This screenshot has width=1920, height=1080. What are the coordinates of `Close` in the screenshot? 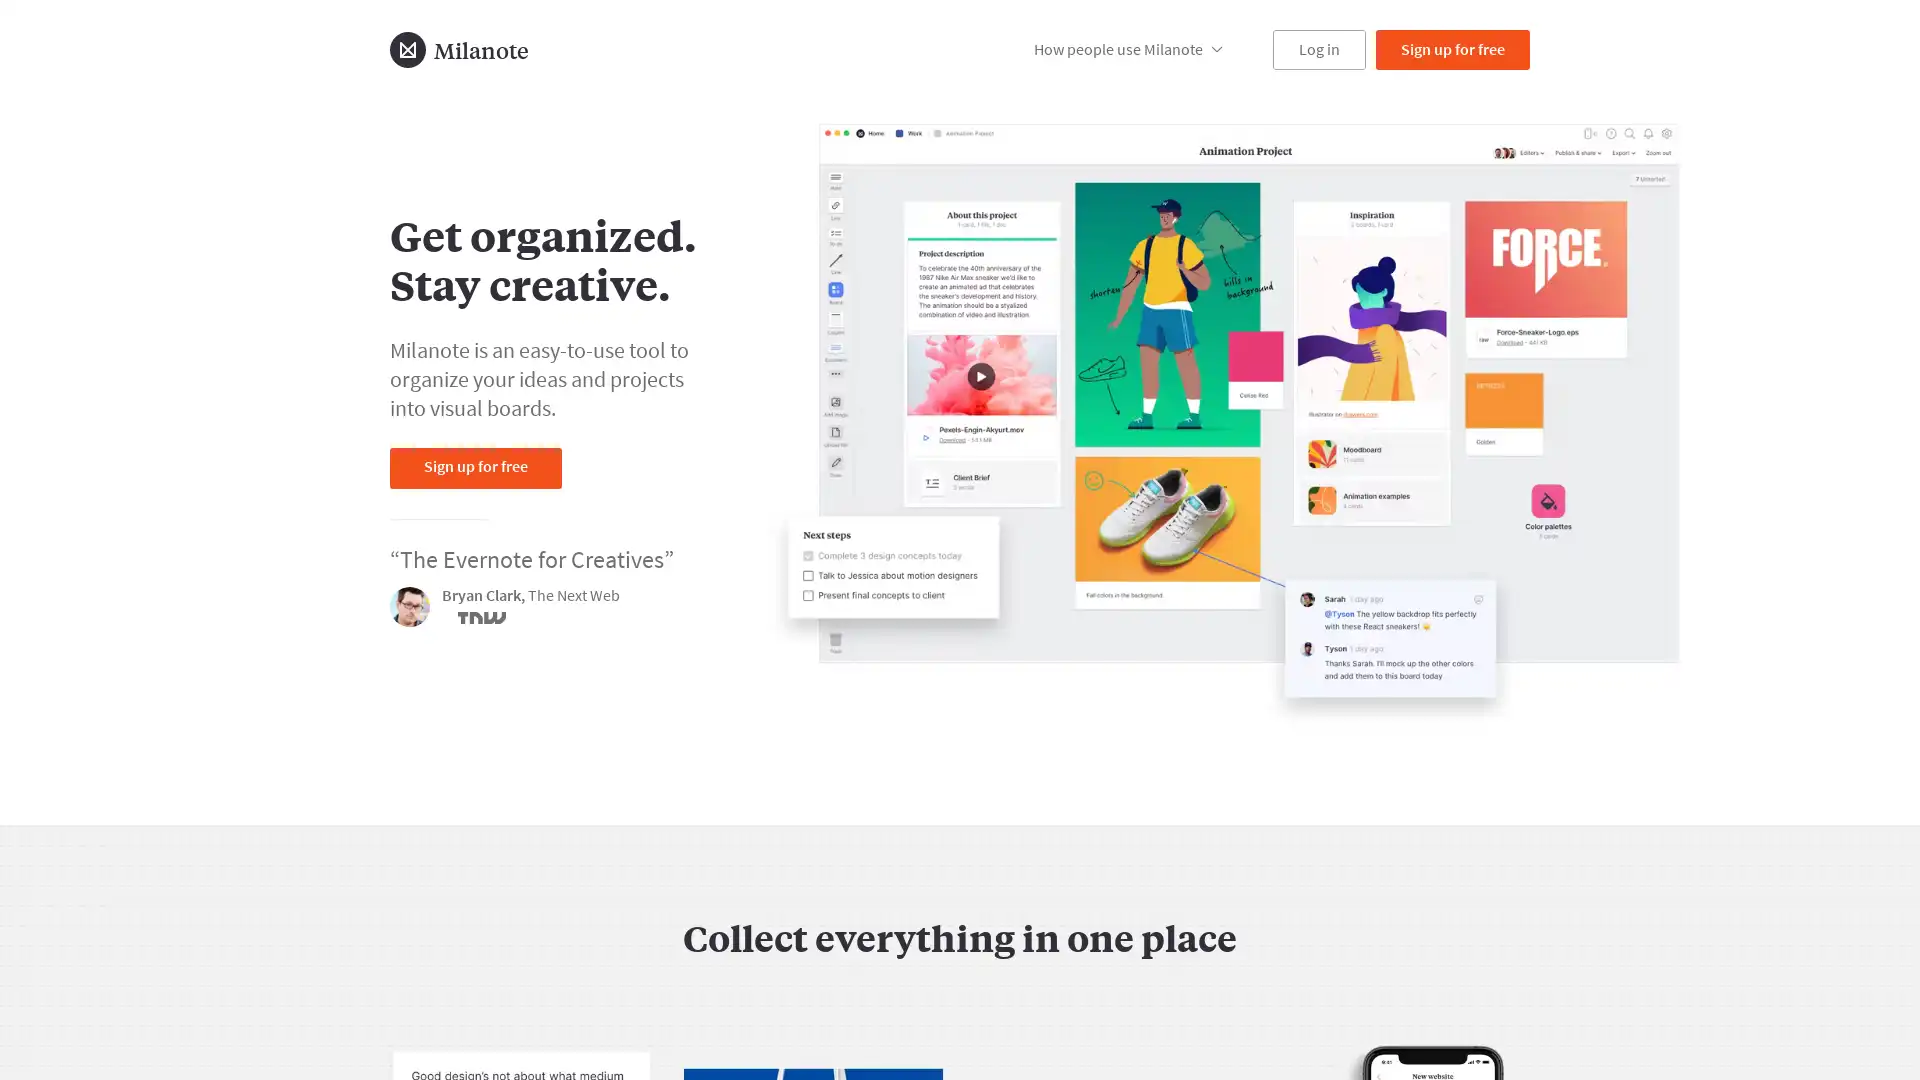 It's located at (1463, 959).